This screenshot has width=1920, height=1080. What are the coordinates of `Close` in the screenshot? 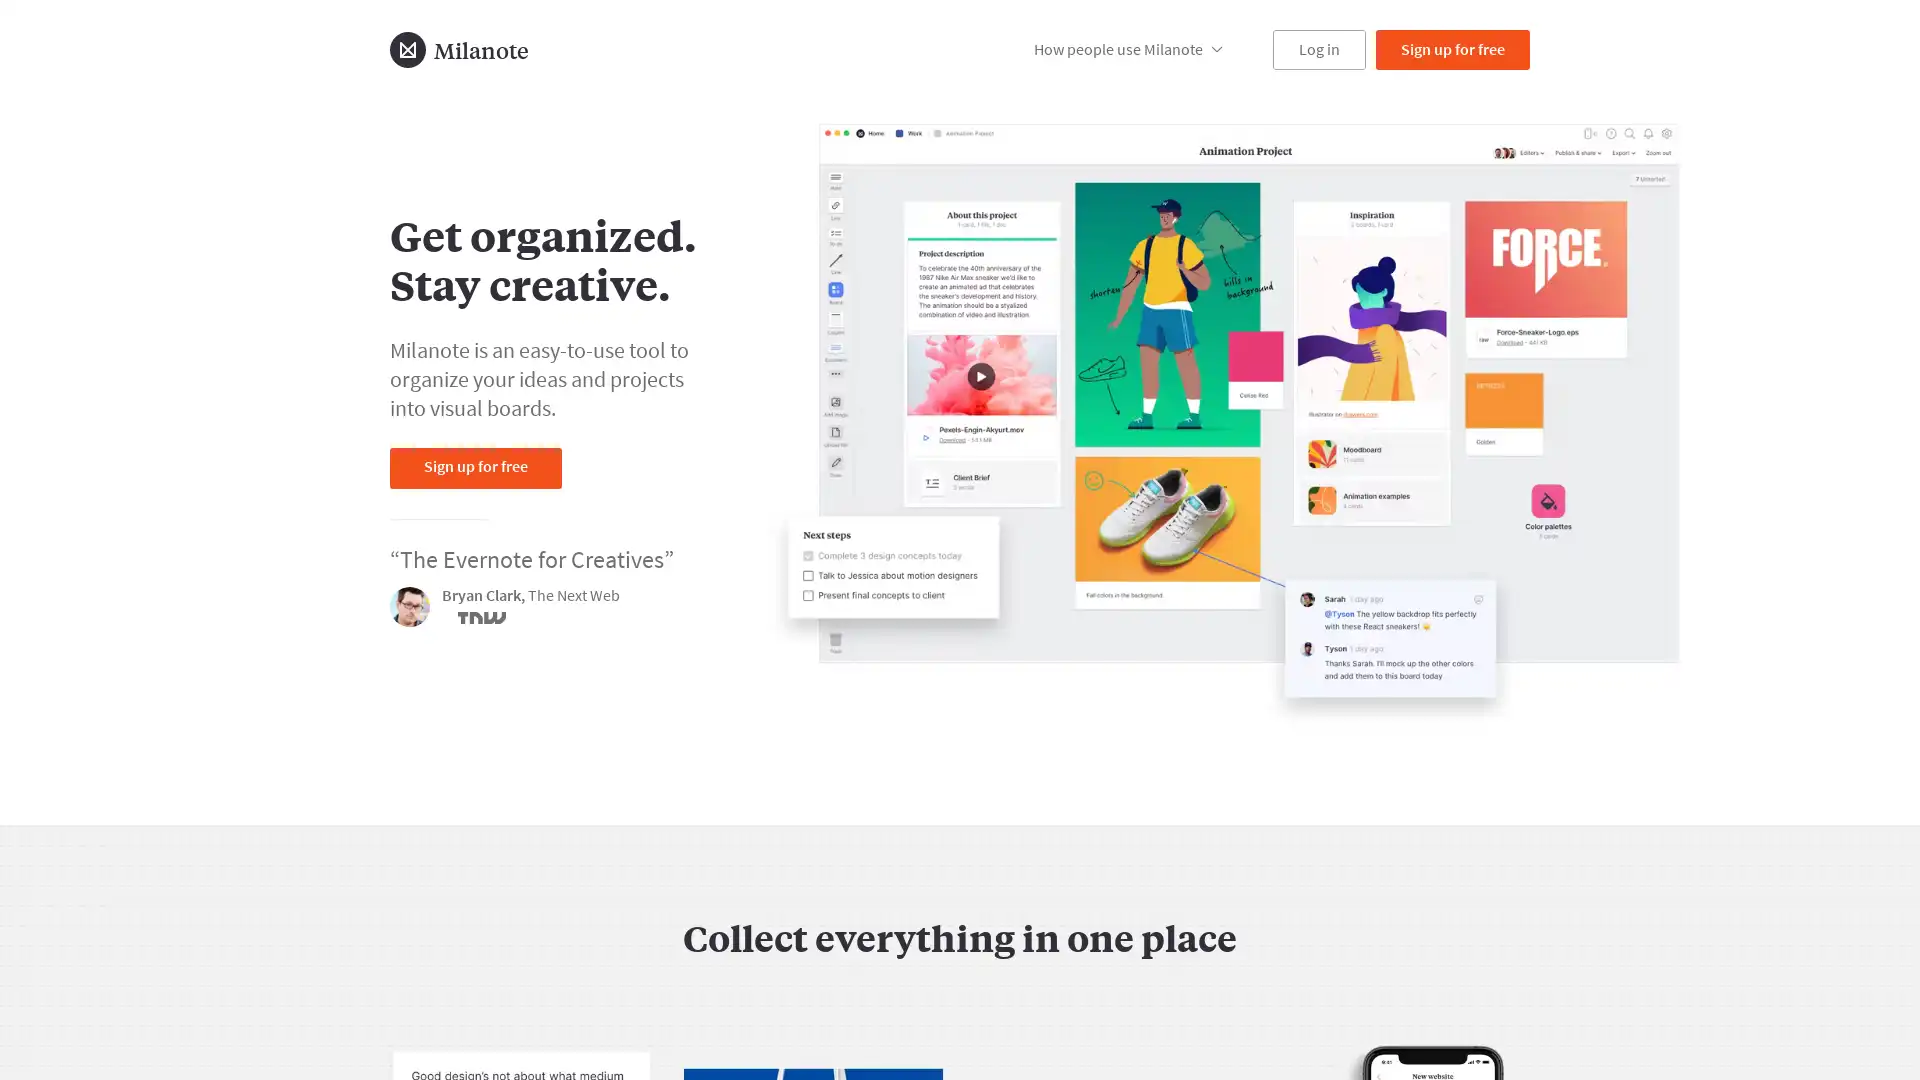 It's located at (1463, 959).